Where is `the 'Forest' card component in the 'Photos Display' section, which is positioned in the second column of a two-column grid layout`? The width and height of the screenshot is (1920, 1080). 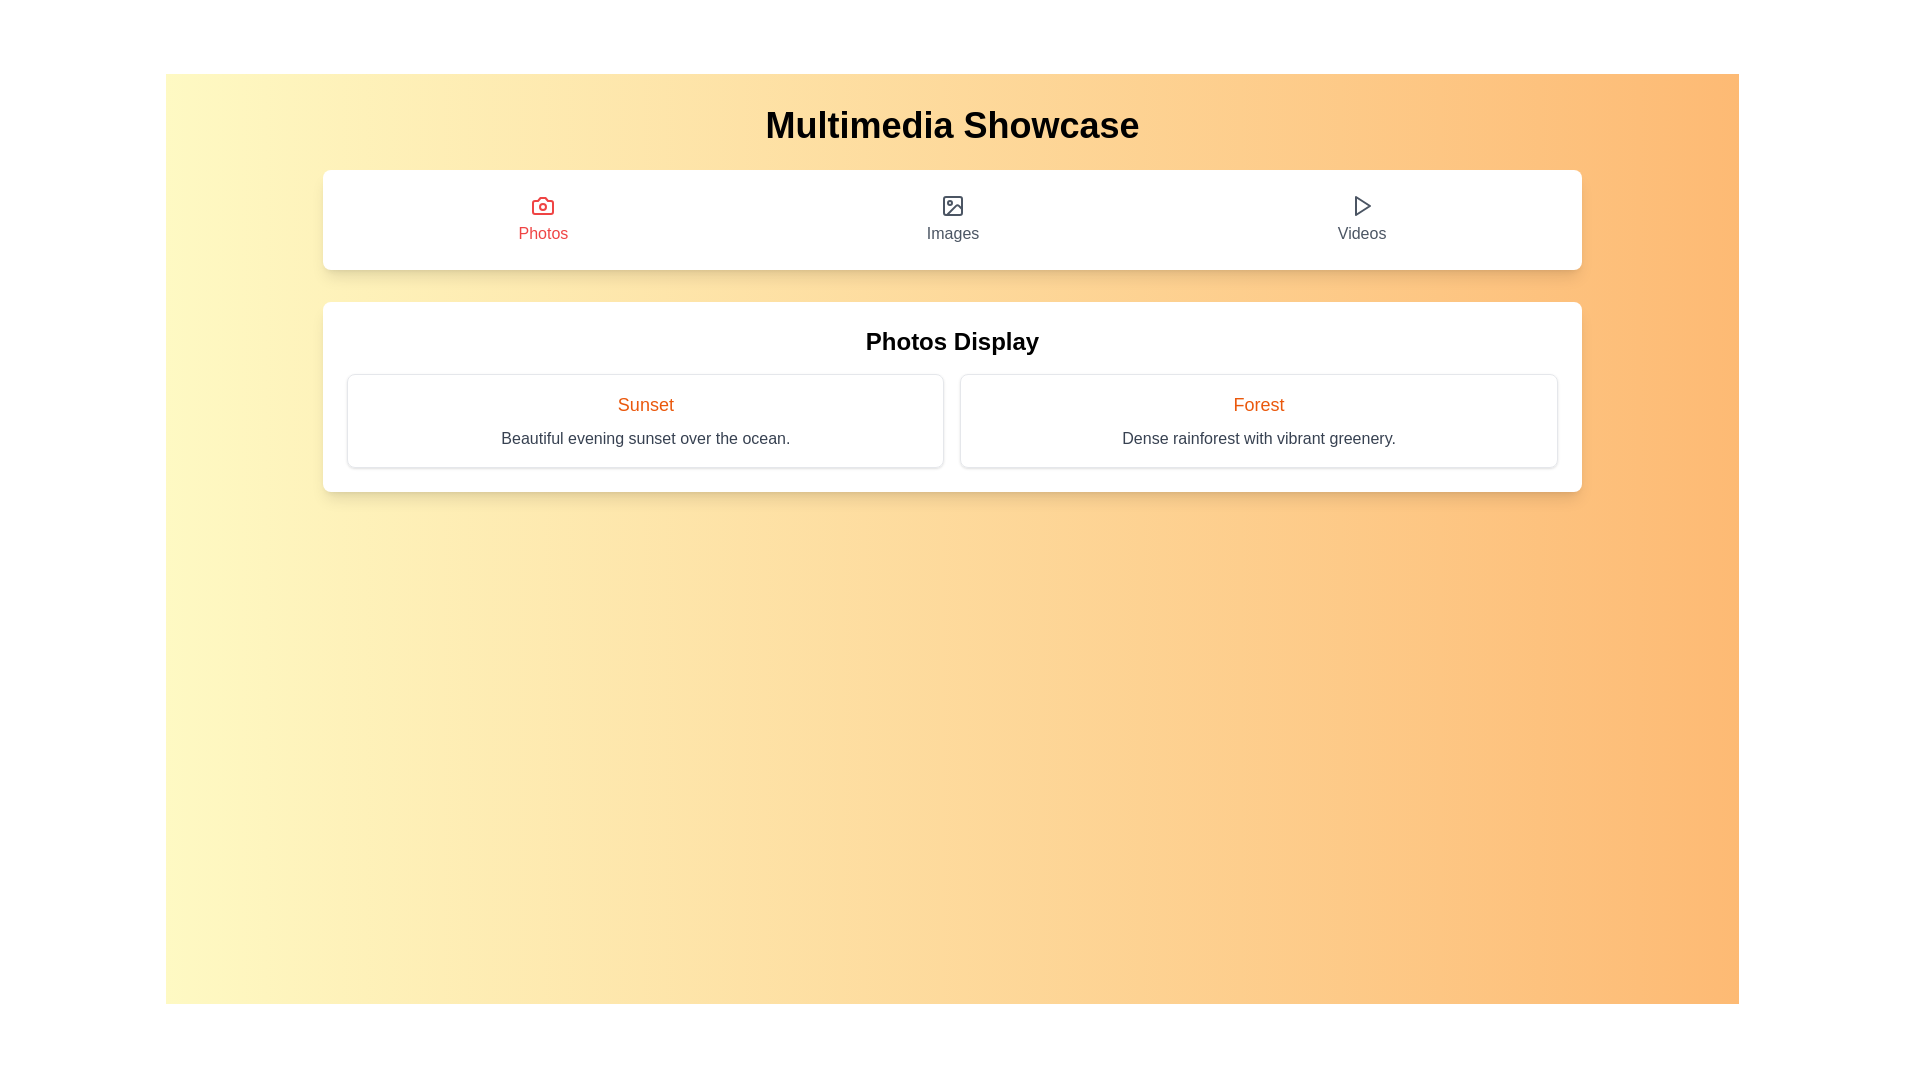
the 'Forest' card component in the 'Photos Display' section, which is positioned in the second column of a two-column grid layout is located at coordinates (1258, 419).